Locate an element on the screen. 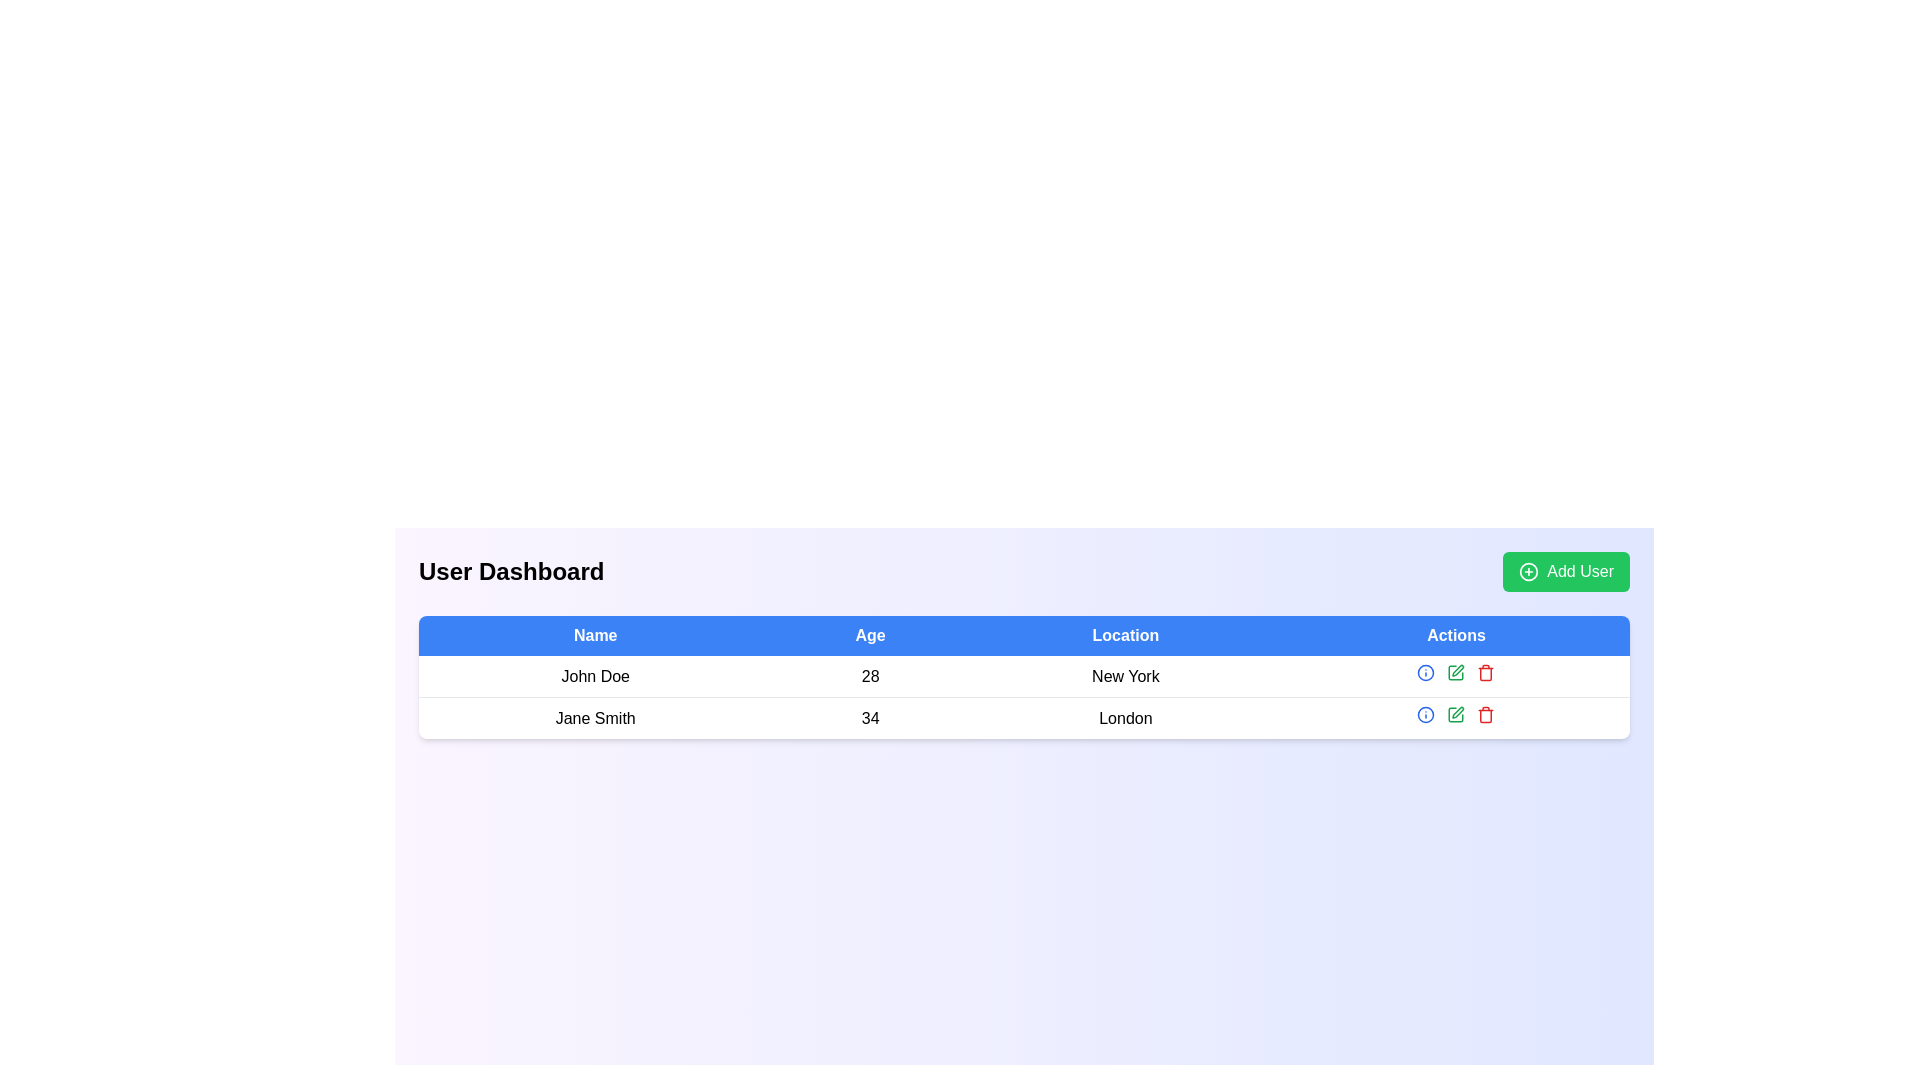 The image size is (1920, 1080). the 'Add User' button by clicking the icon positioned on its right side in the top-right corner of the interface is located at coordinates (1528, 571).